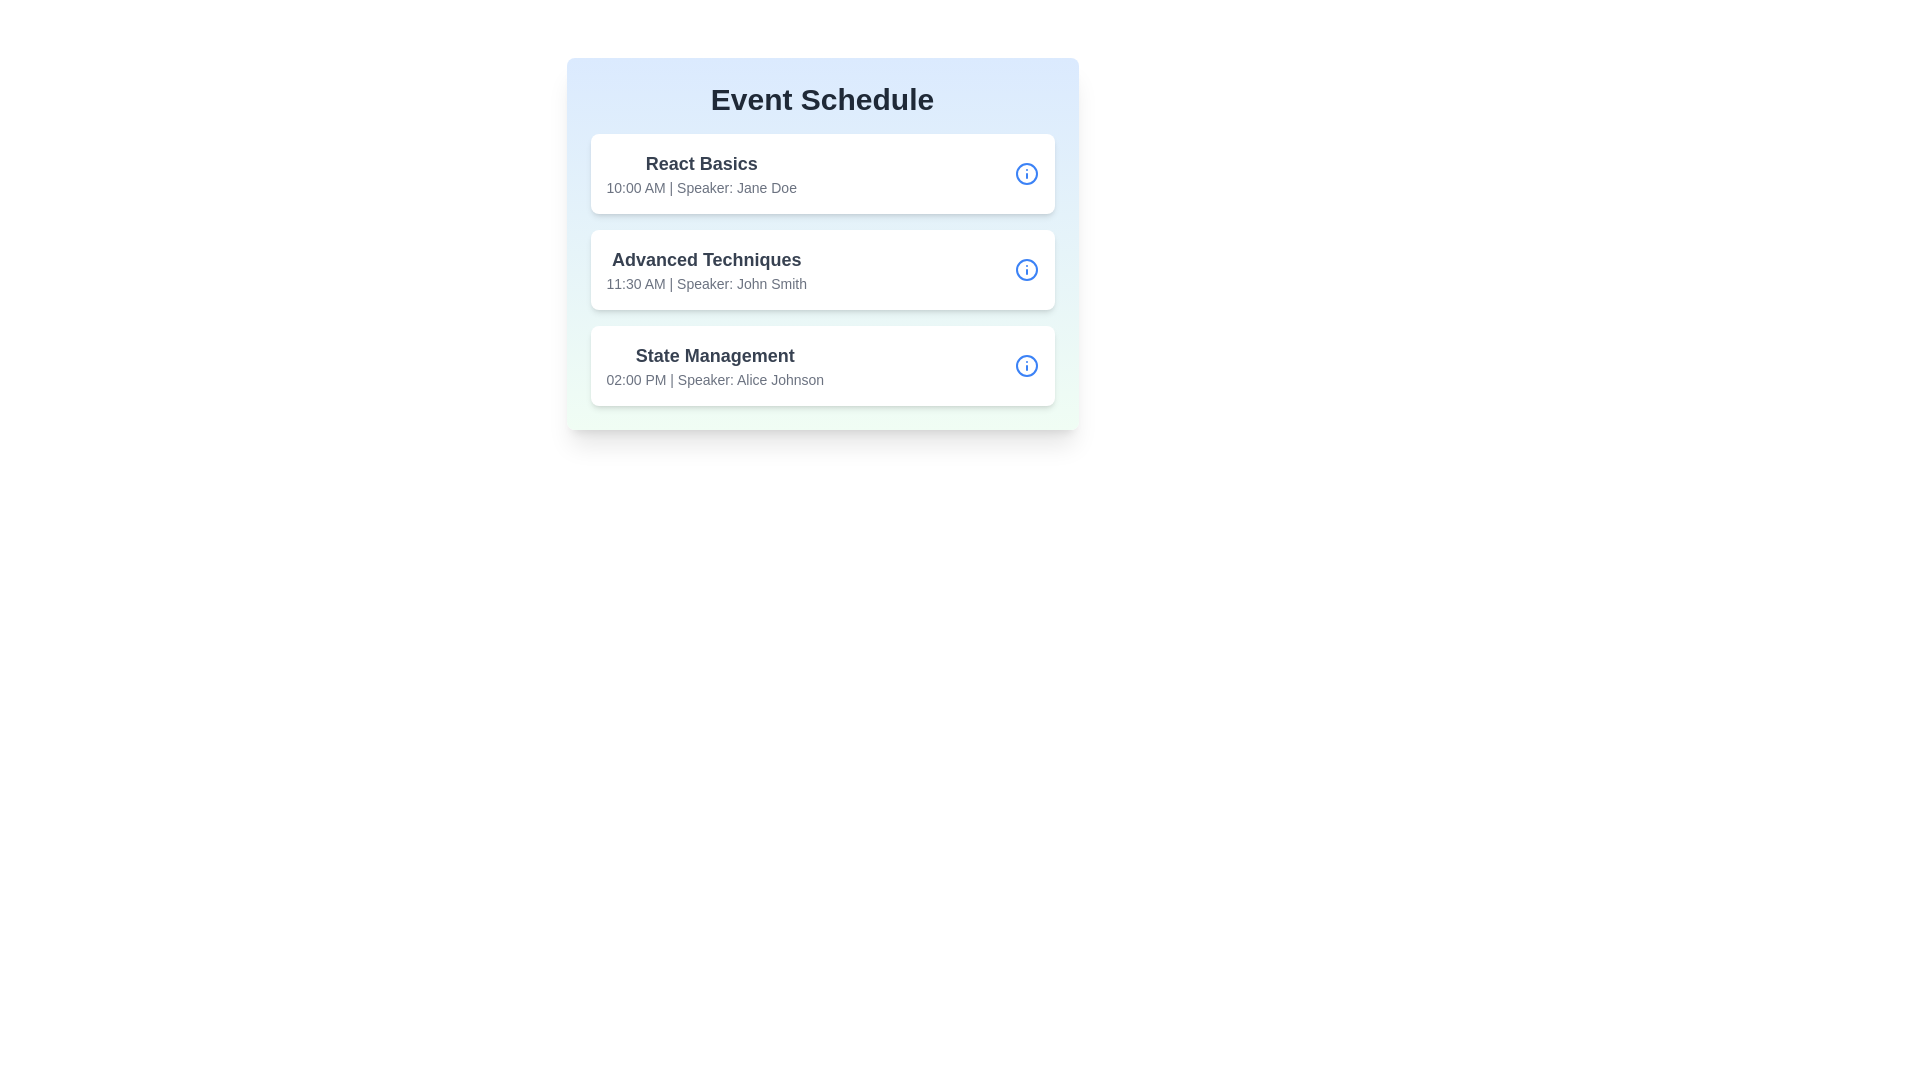  I want to click on the information button for the session 'Advanced Techniques', so click(1026, 270).